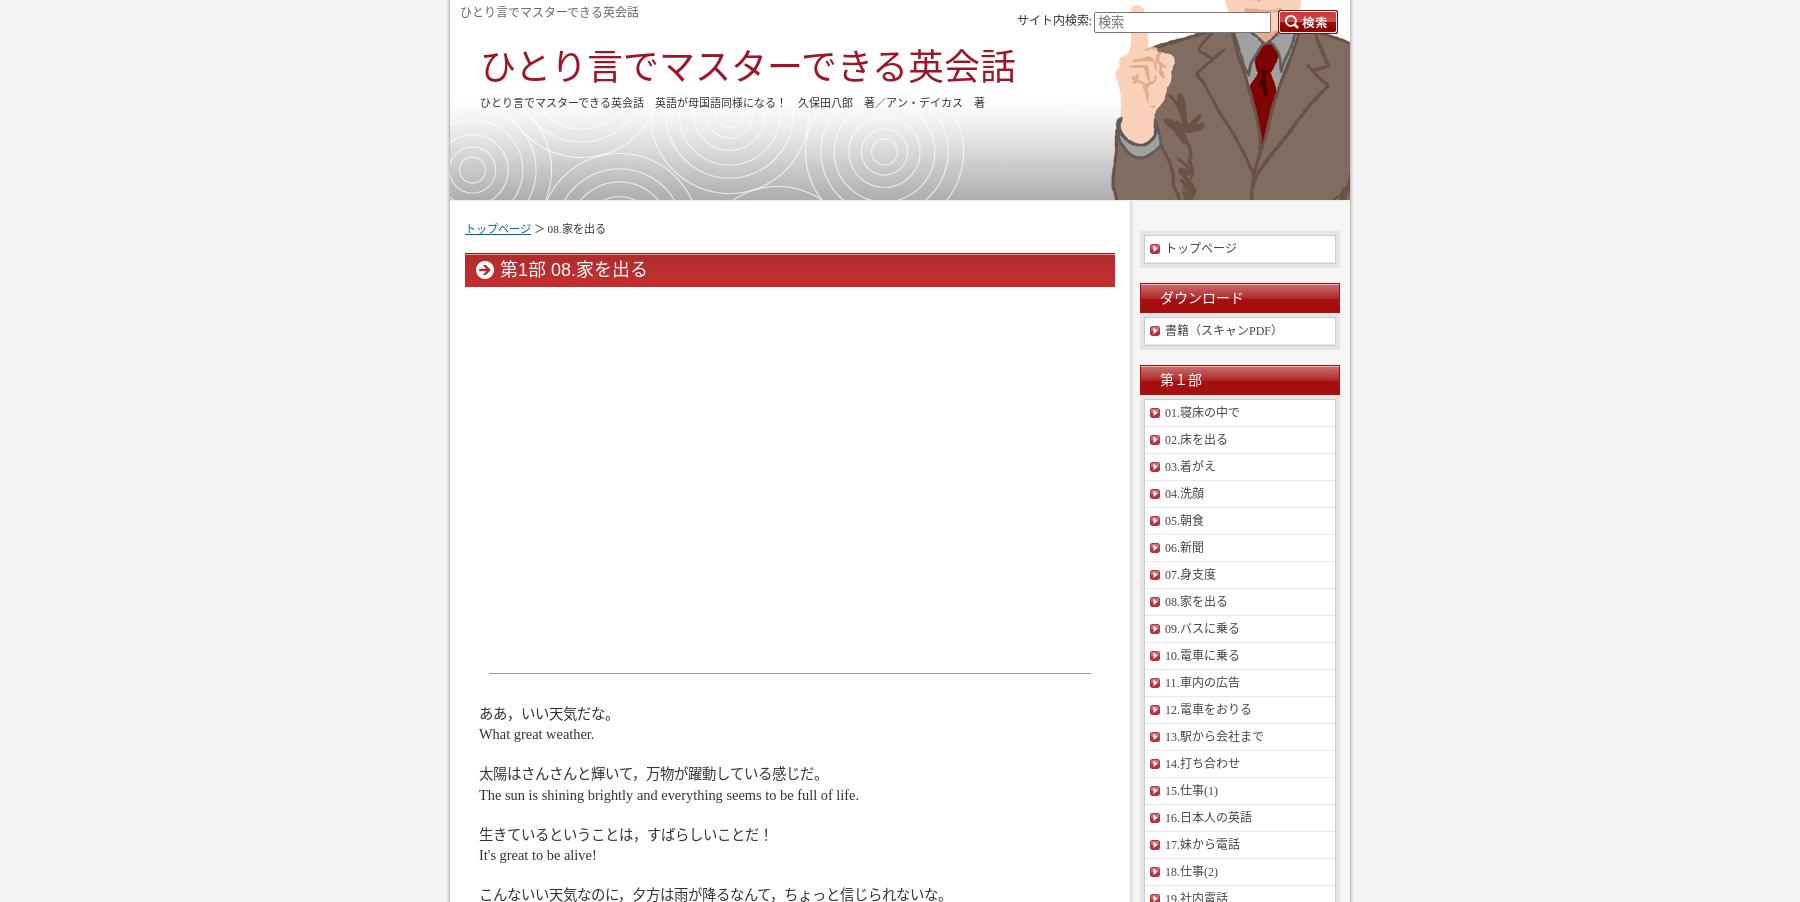 The height and width of the screenshot is (902, 1800). I want to click on '13.駅から会社まで', so click(1213, 737).